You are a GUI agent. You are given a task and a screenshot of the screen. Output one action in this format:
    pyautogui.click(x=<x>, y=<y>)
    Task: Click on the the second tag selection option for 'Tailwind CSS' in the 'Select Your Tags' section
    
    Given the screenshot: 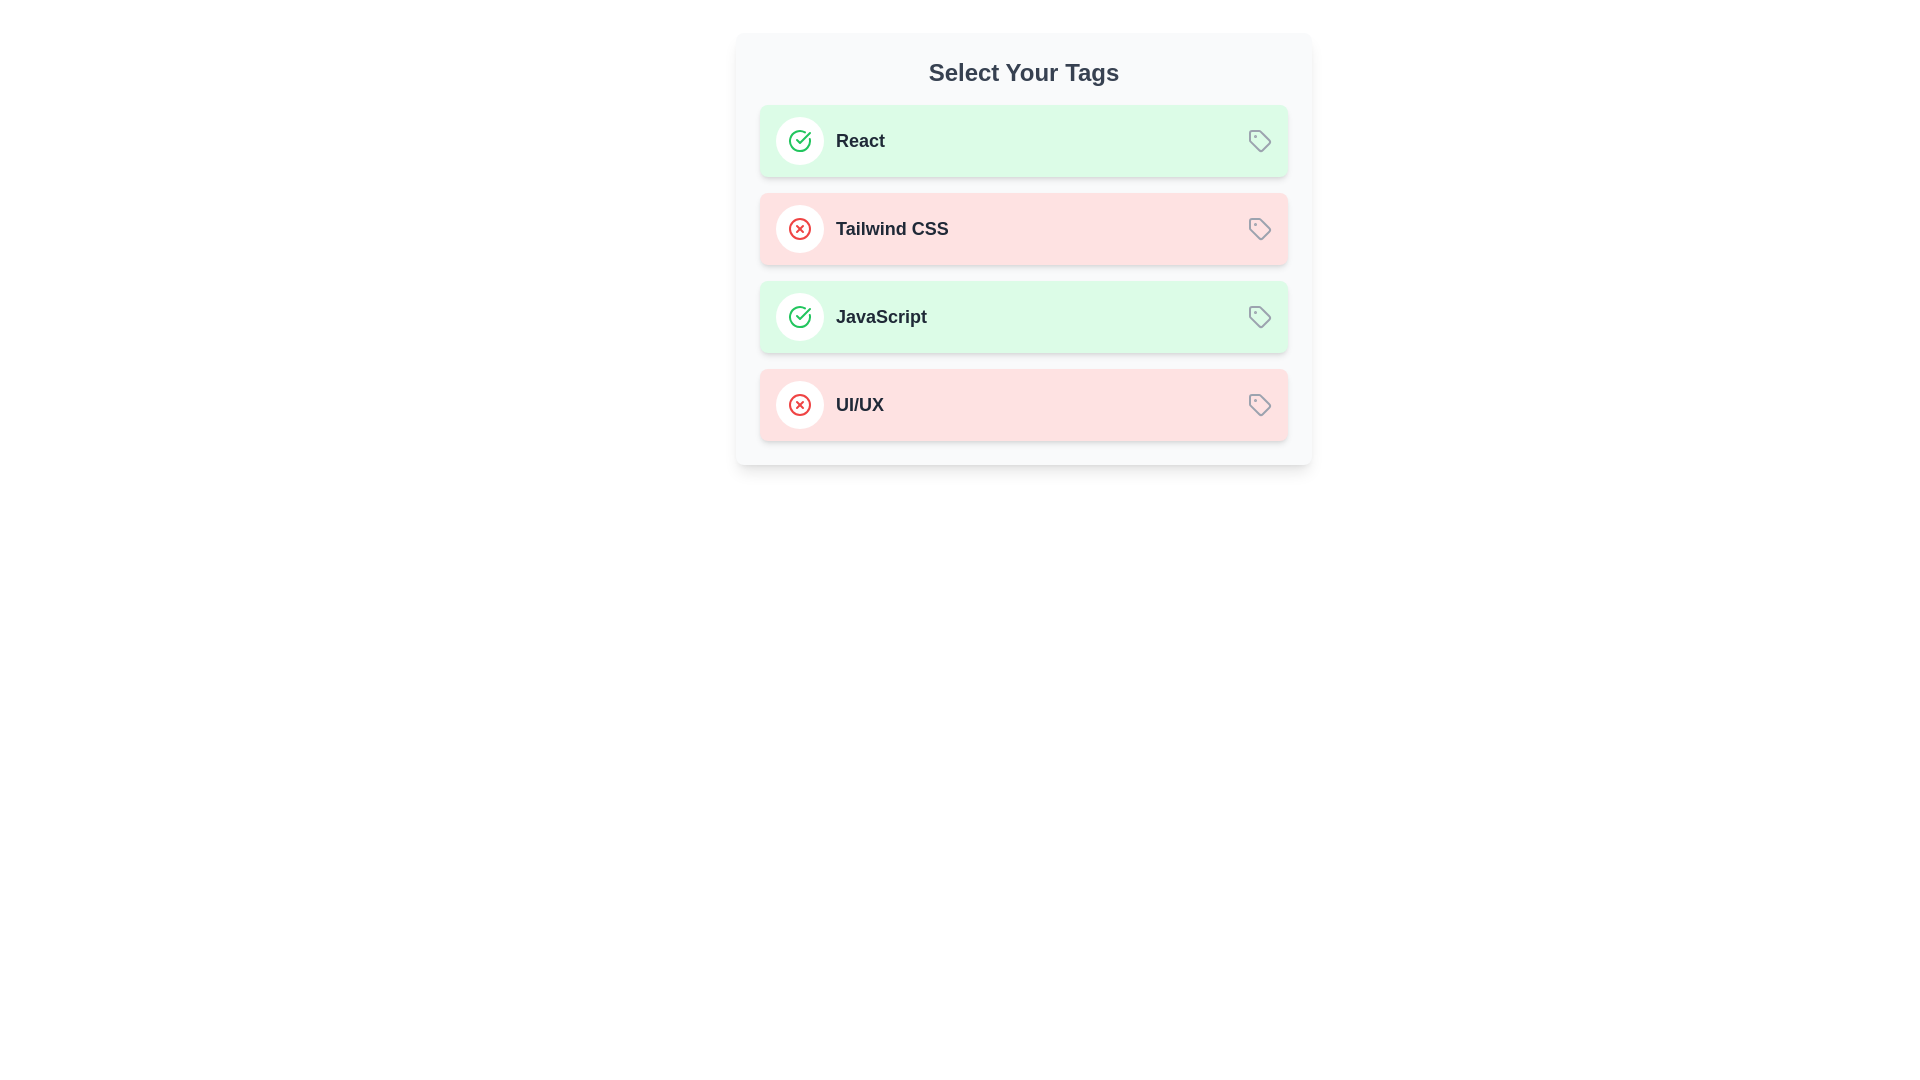 What is the action you would take?
    pyautogui.click(x=1023, y=227)
    